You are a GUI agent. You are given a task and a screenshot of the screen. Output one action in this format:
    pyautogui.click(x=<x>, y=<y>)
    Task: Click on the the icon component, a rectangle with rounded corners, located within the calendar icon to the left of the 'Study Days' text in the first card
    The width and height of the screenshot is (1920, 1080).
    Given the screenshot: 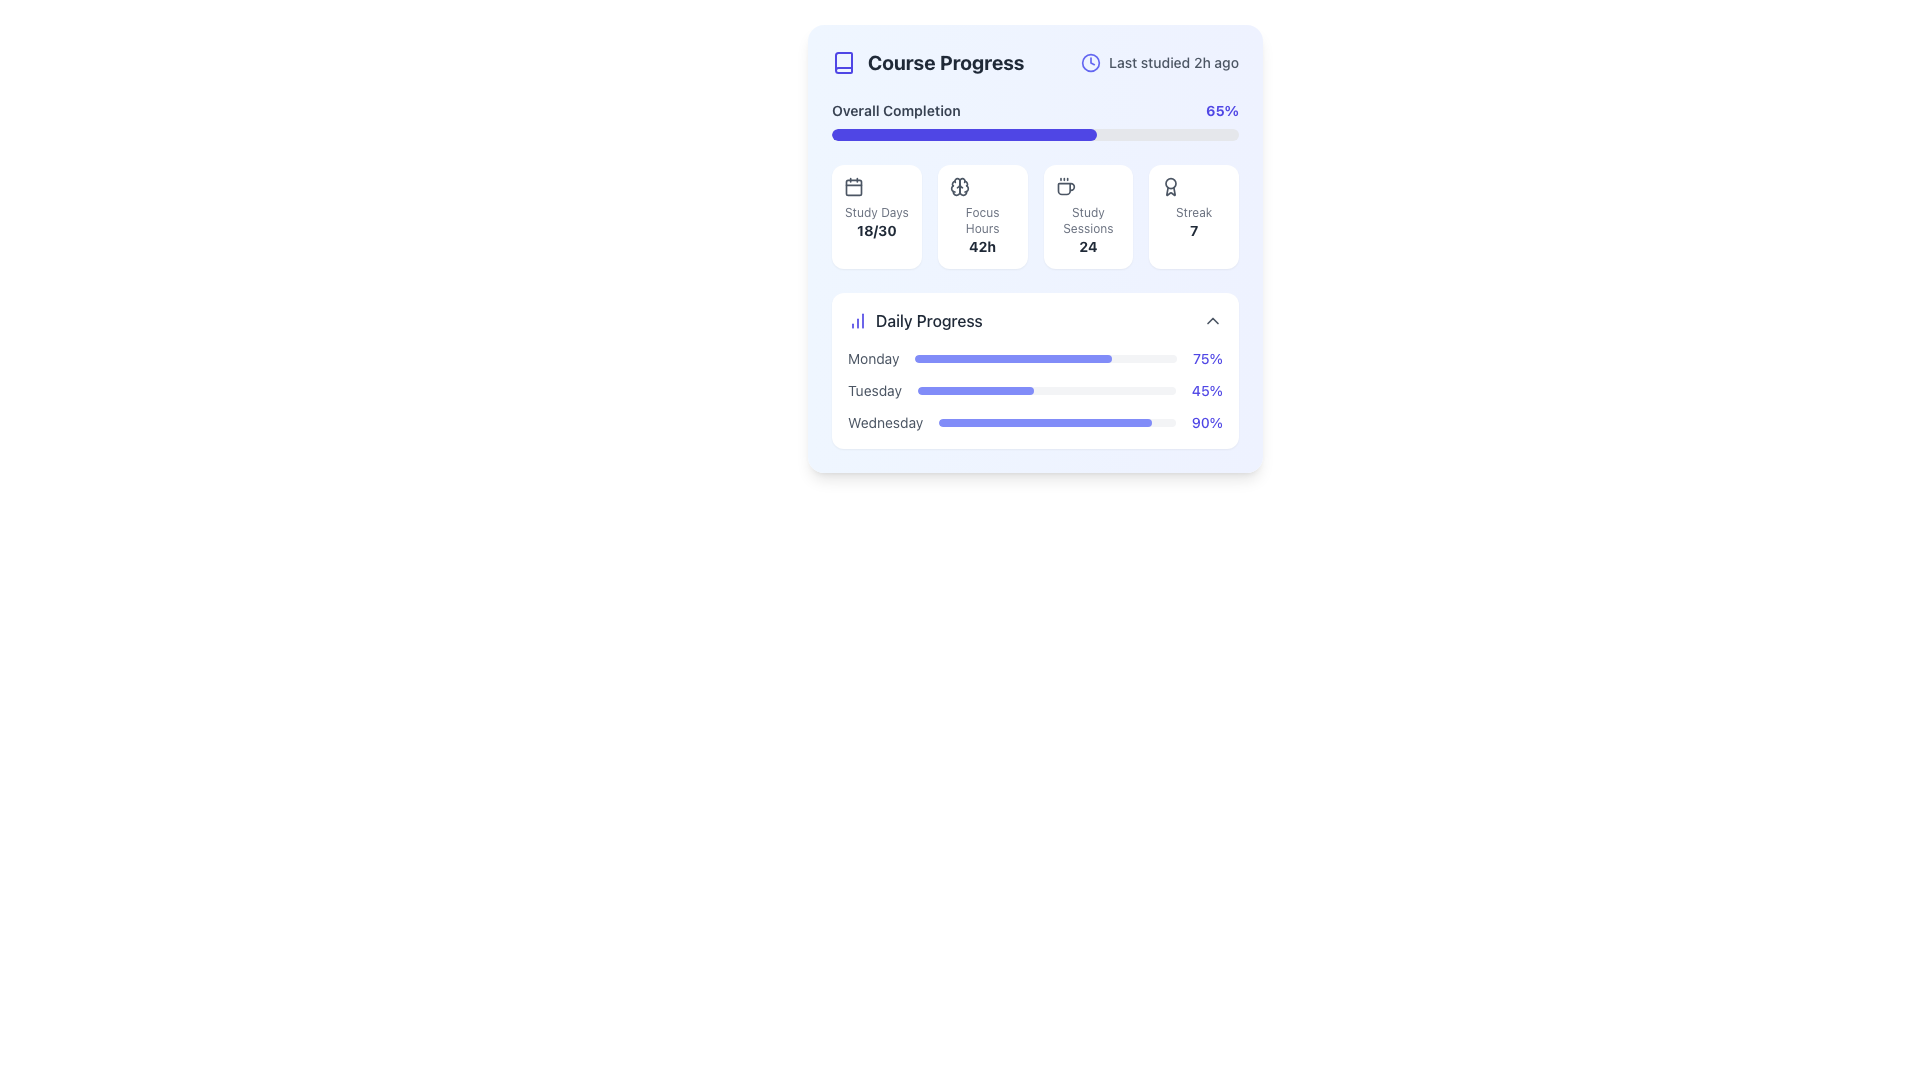 What is the action you would take?
    pyautogui.click(x=854, y=186)
    